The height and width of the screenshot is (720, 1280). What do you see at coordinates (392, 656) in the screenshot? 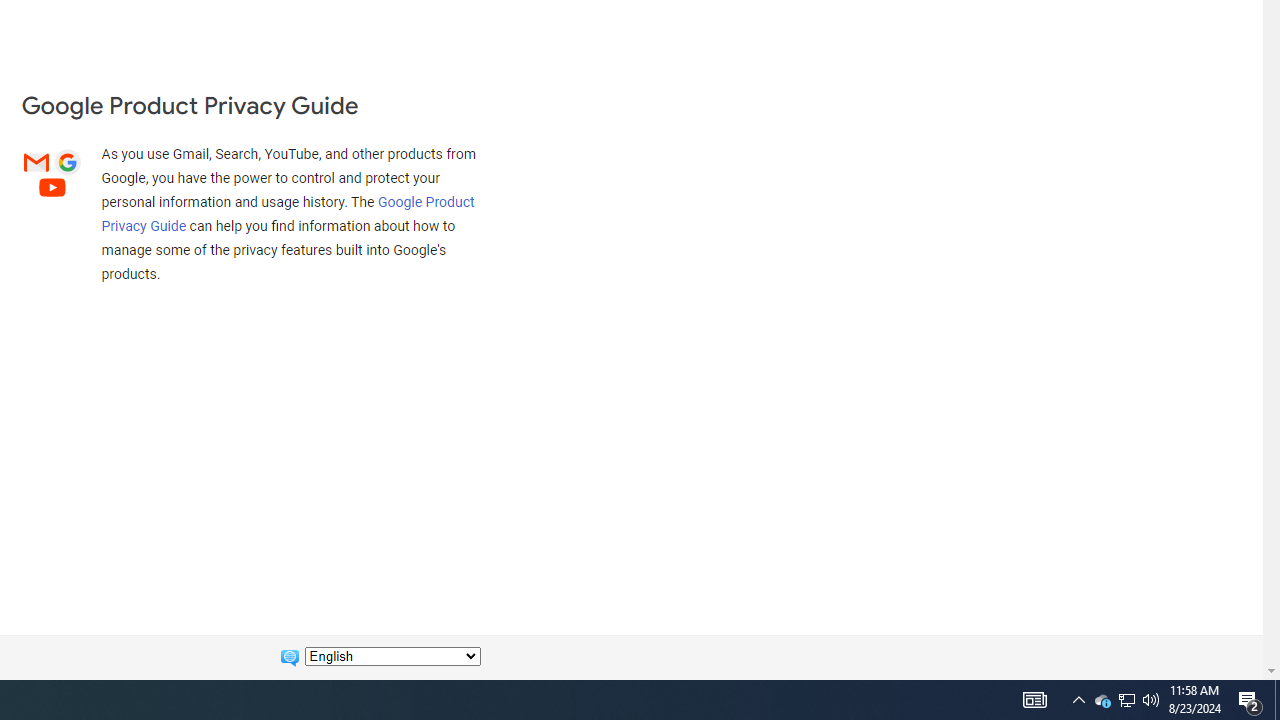
I see `'Change language:'` at bounding box center [392, 656].